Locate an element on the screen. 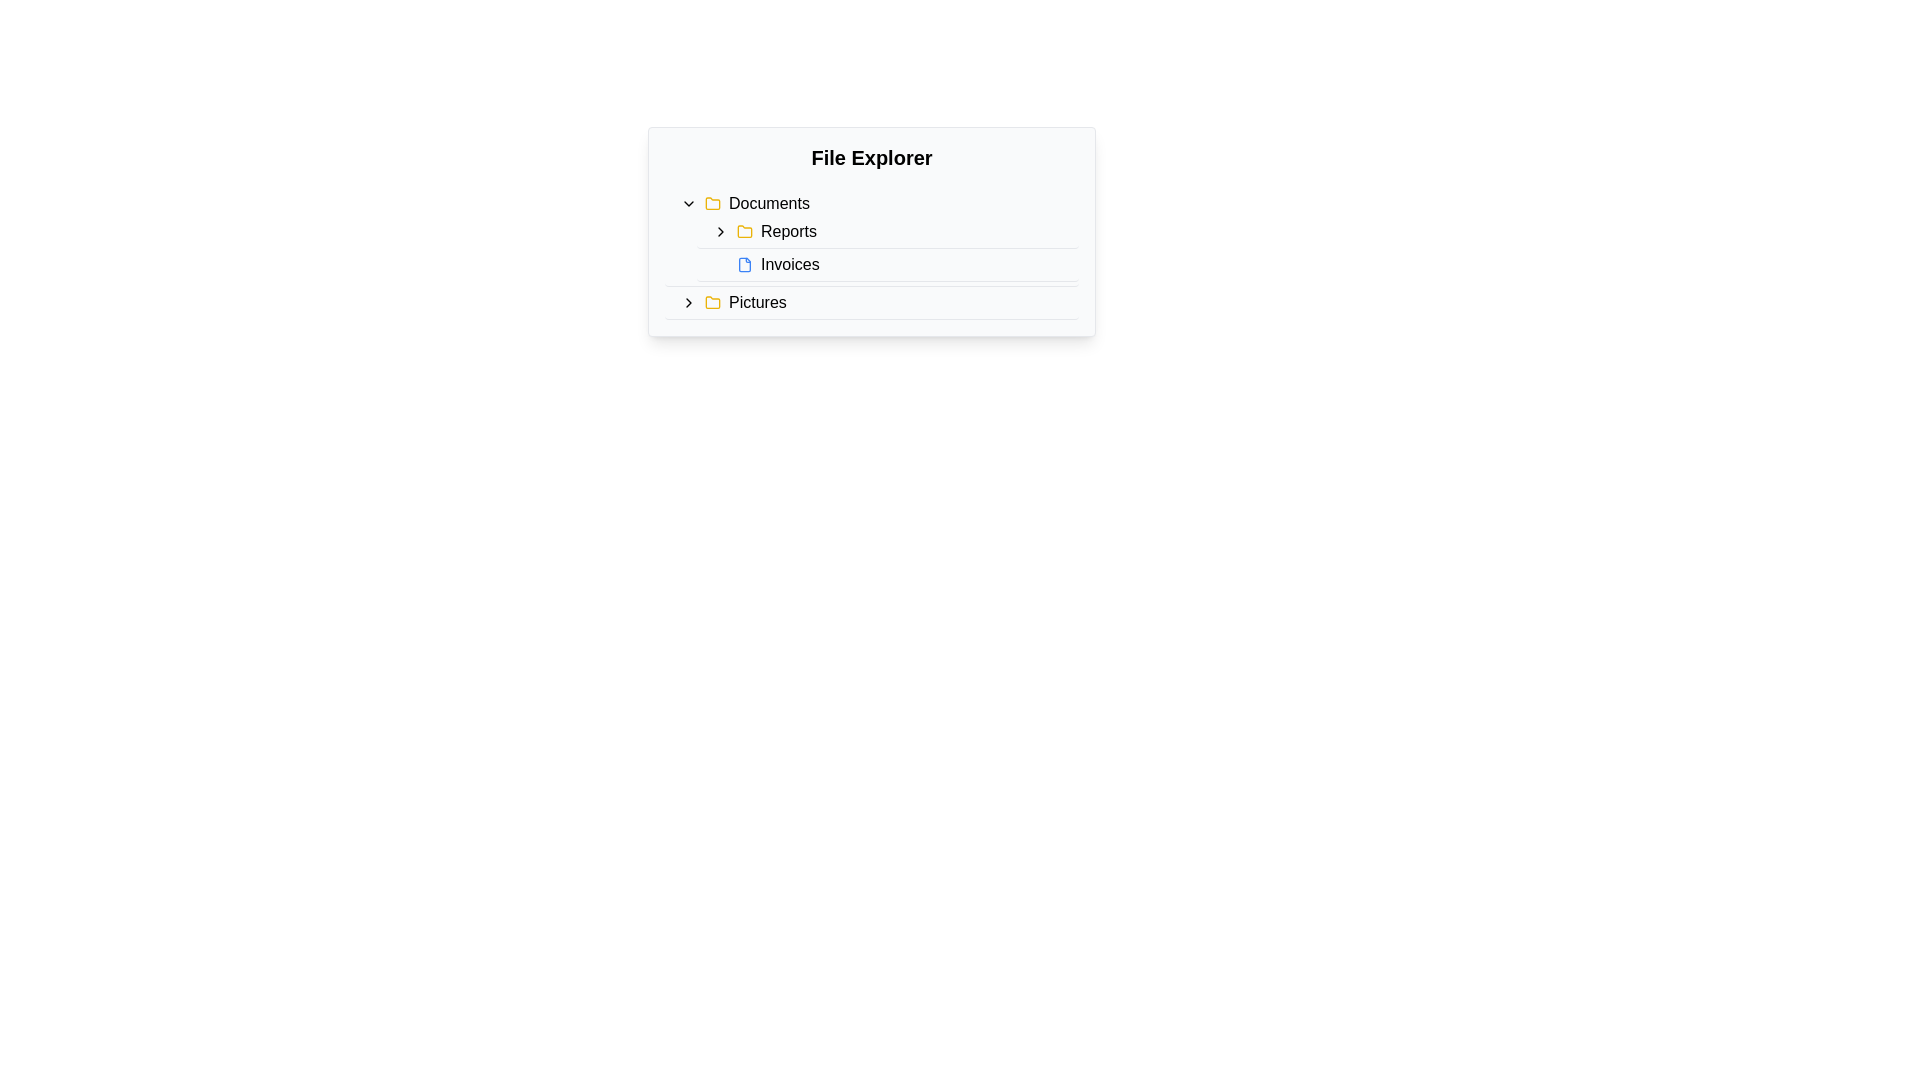  the small downward-facing chevron toggle button located to the left of the 'Documents' label in the File Explorer interface is located at coordinates (689, 204).